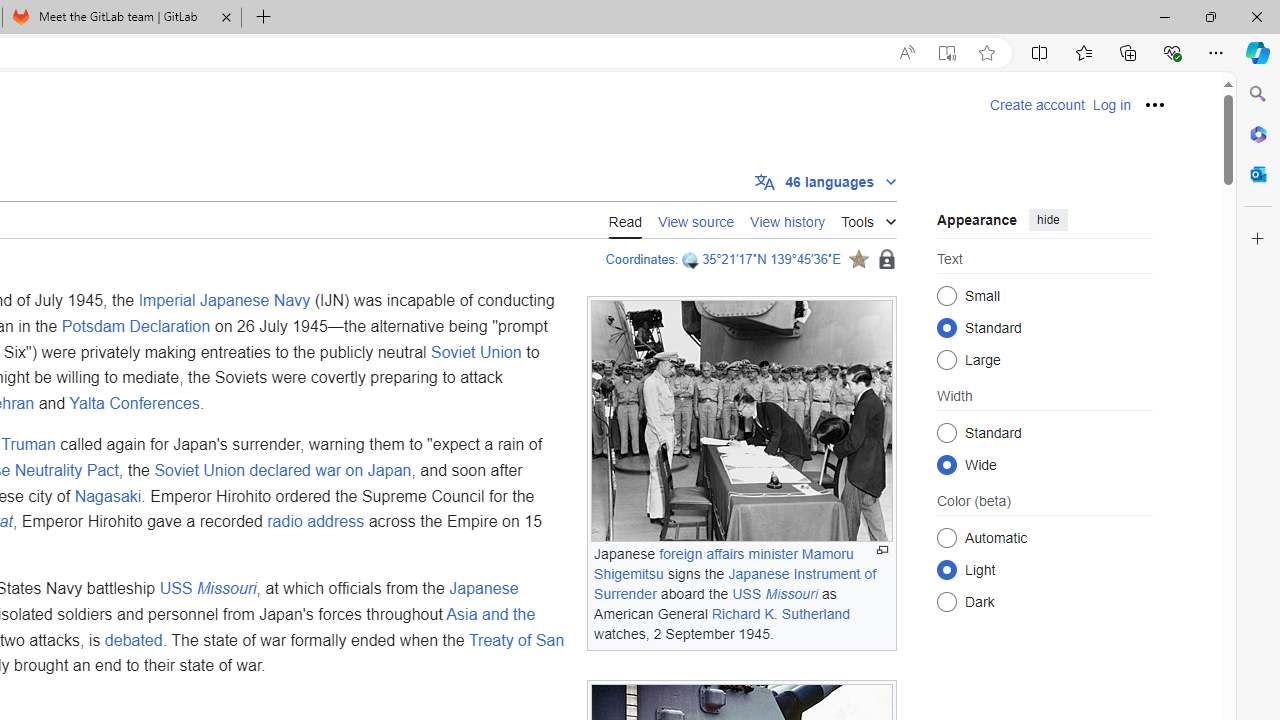 This screenshot has height=720, width=1280. Describe the element at coordinates (946, 569) in the screenshot. I see `'Light'` at that location.